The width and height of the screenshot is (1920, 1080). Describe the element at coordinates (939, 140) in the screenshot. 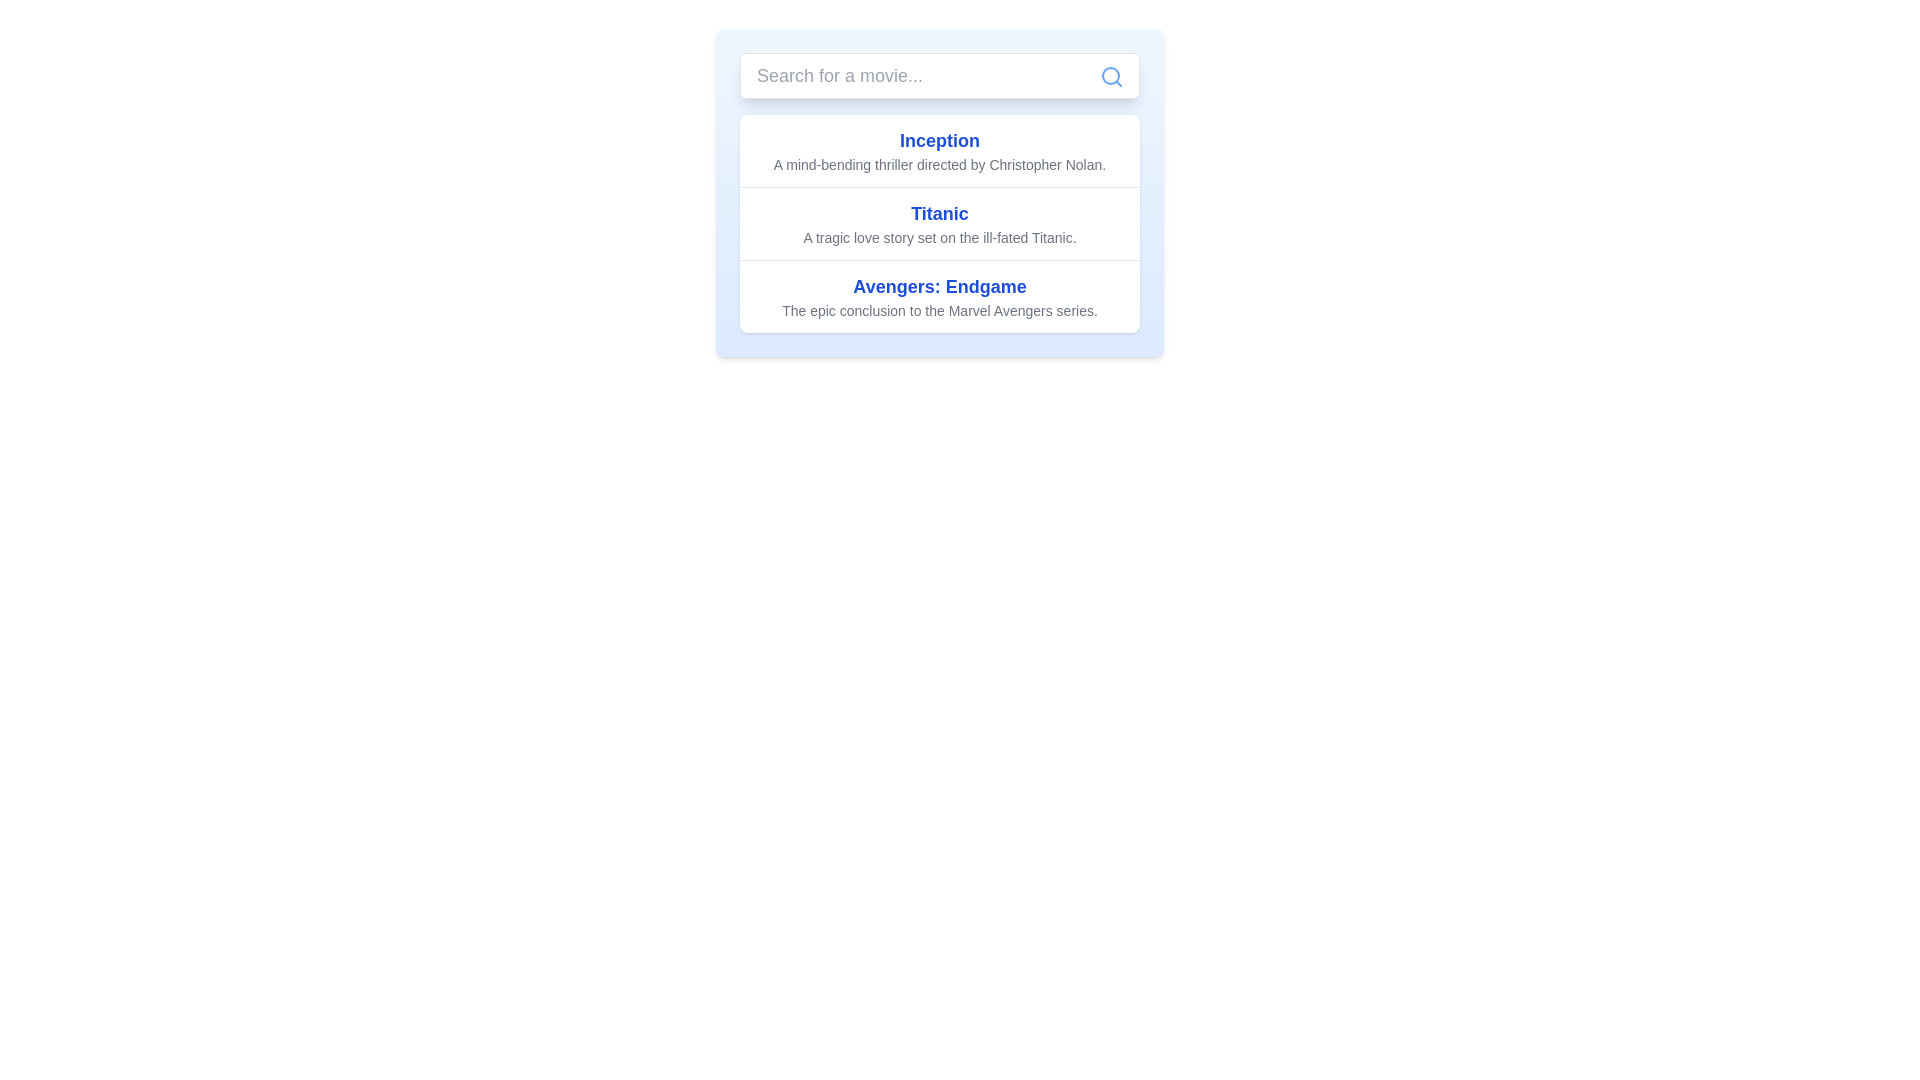

I see `the Text display element that serves as a title for the movie 'Inception', which is positioned in the first row of a list of movie titles` at that location.